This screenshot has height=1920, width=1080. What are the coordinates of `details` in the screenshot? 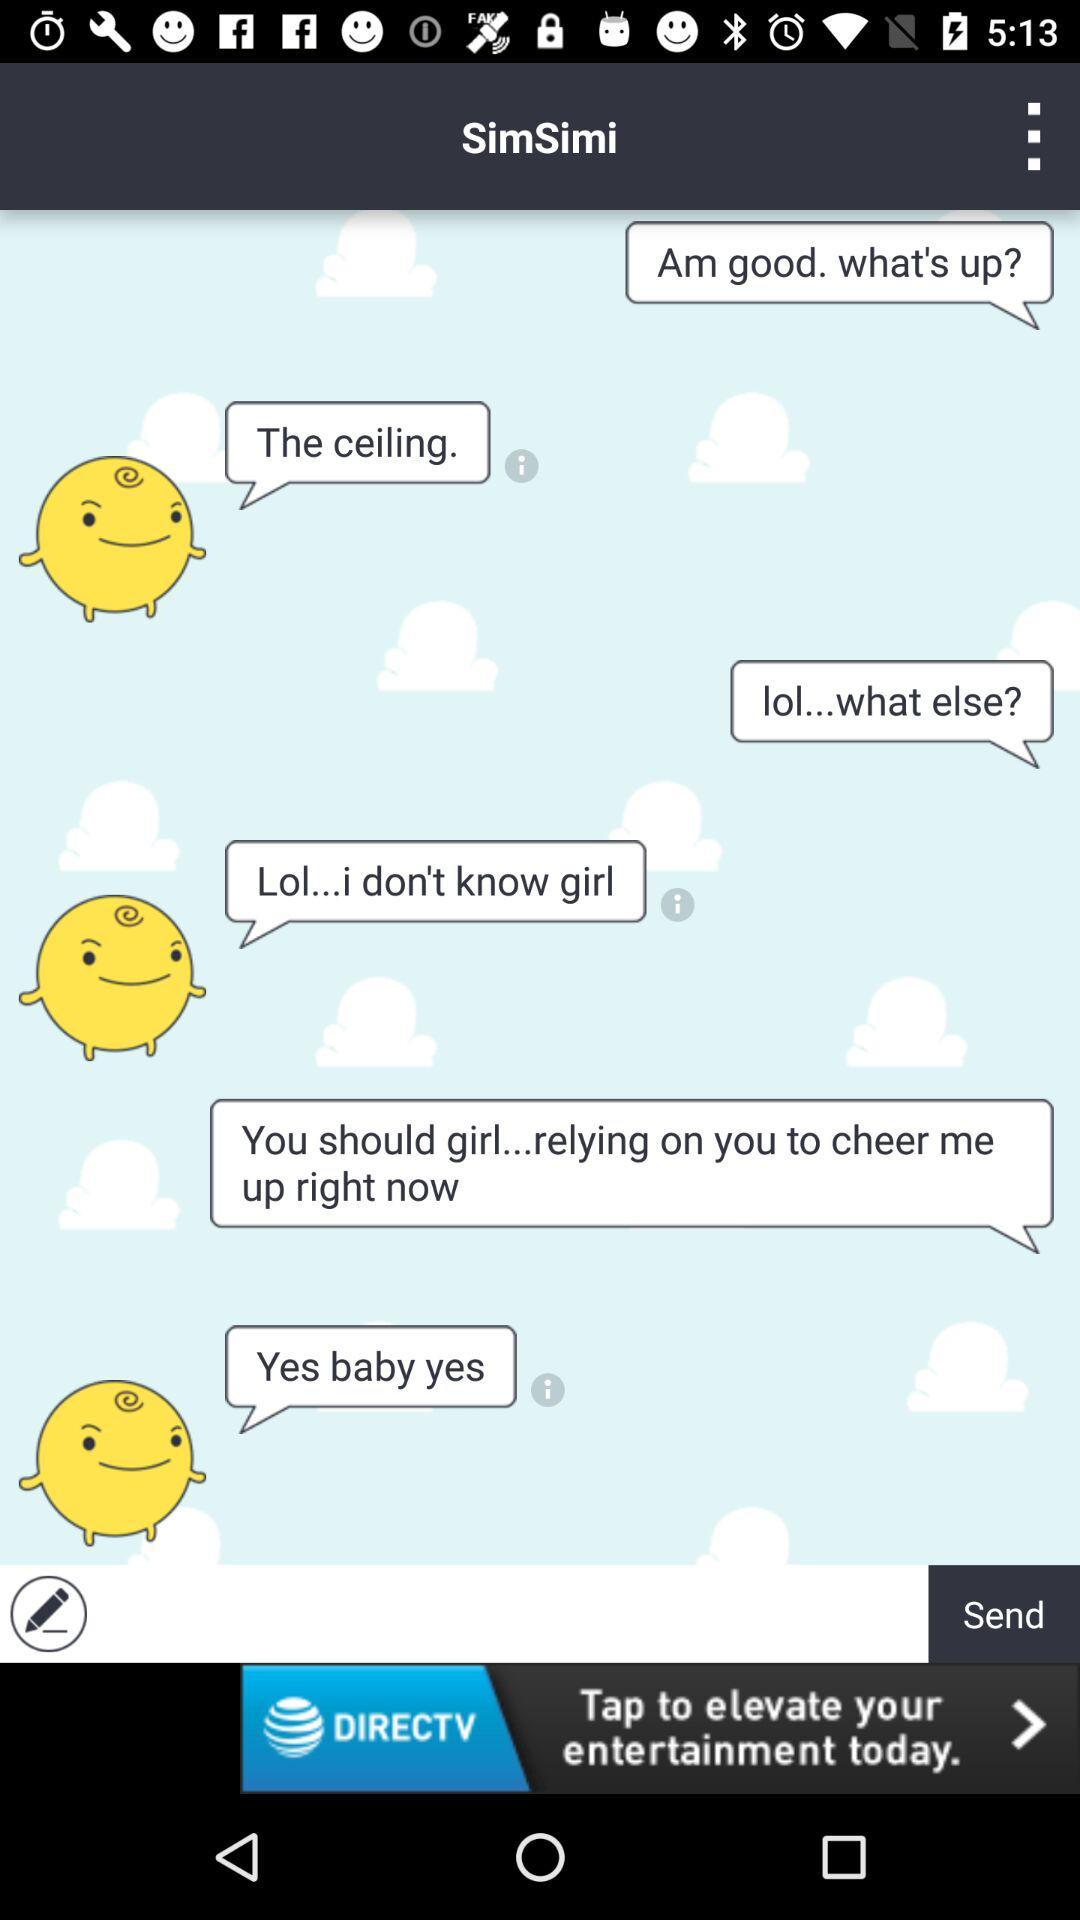 It's located at (676, 903).